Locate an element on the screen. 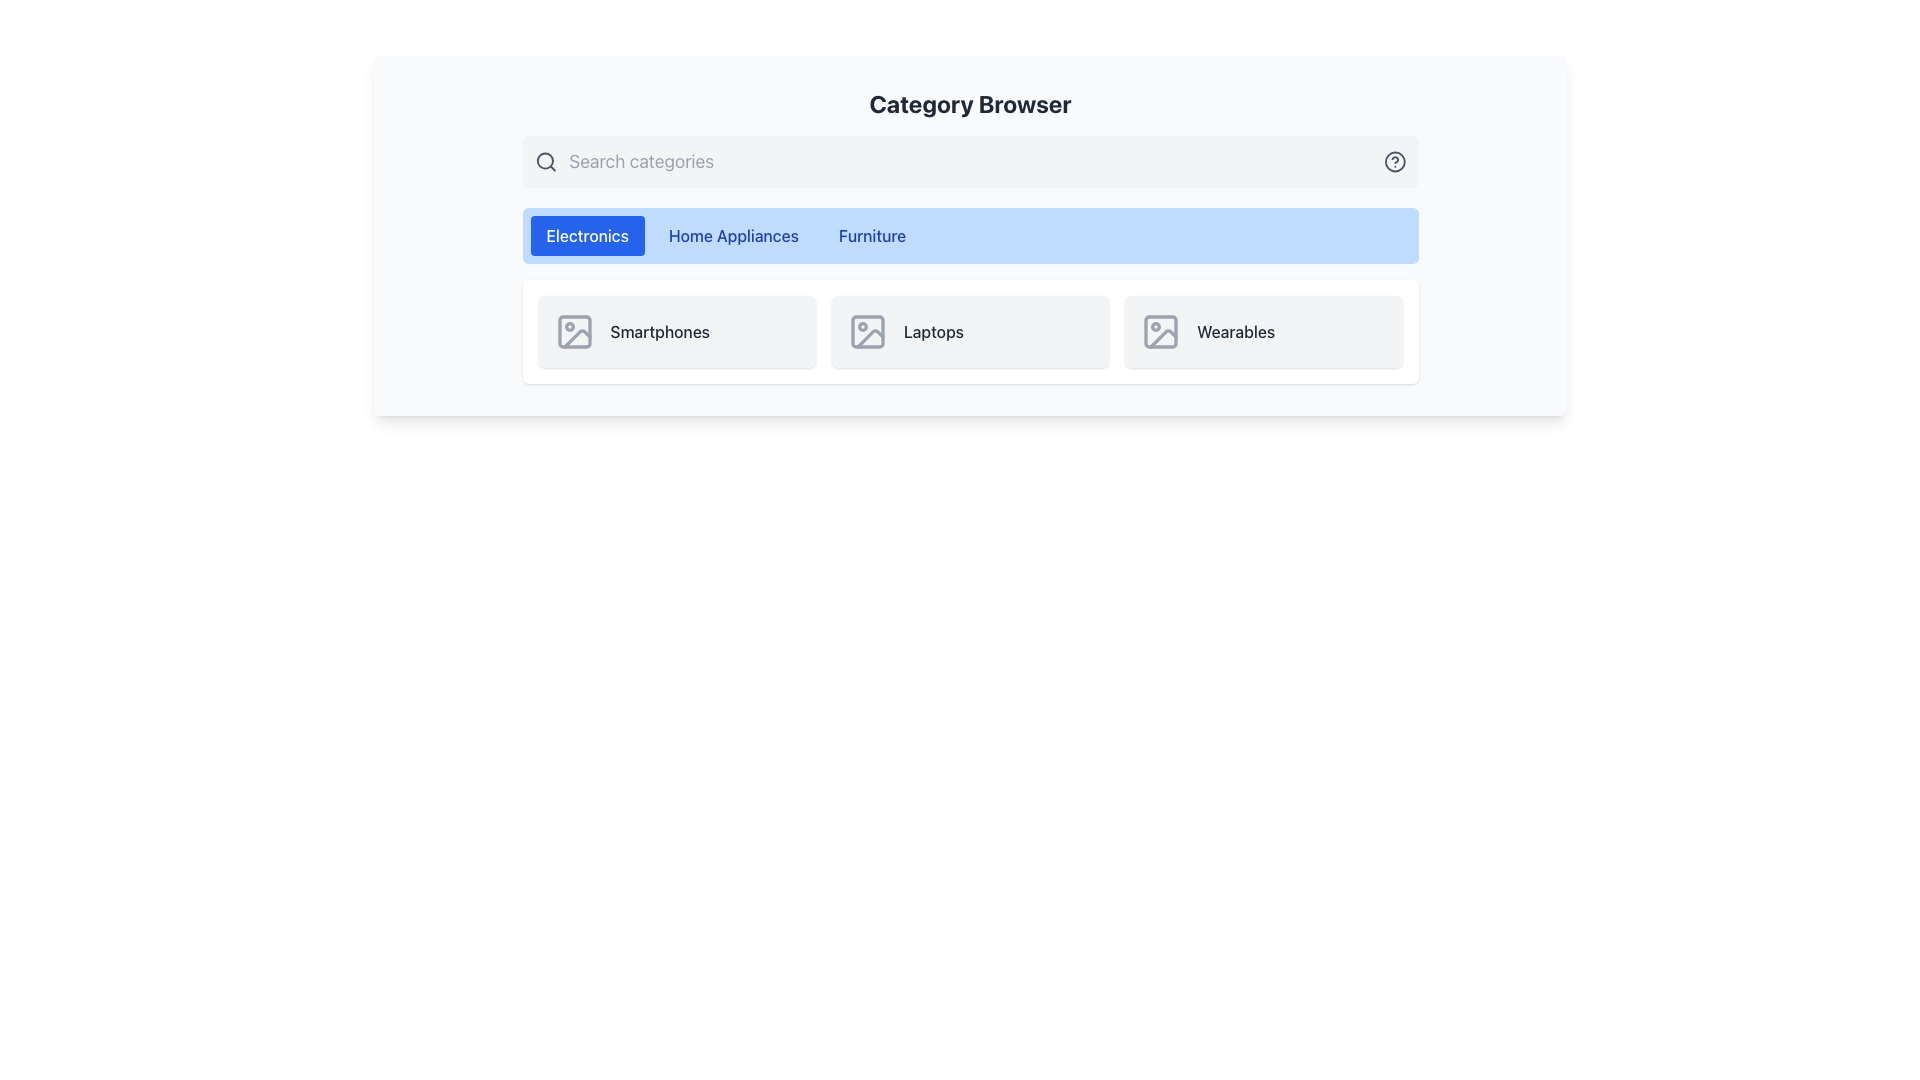 The height and width of the screenshot is (1080, 1920). the square icon with rounded corners and a gray border located to the left of the text 'Wearables' in the 'Wearables' category is located at coordinates (1161, 330).